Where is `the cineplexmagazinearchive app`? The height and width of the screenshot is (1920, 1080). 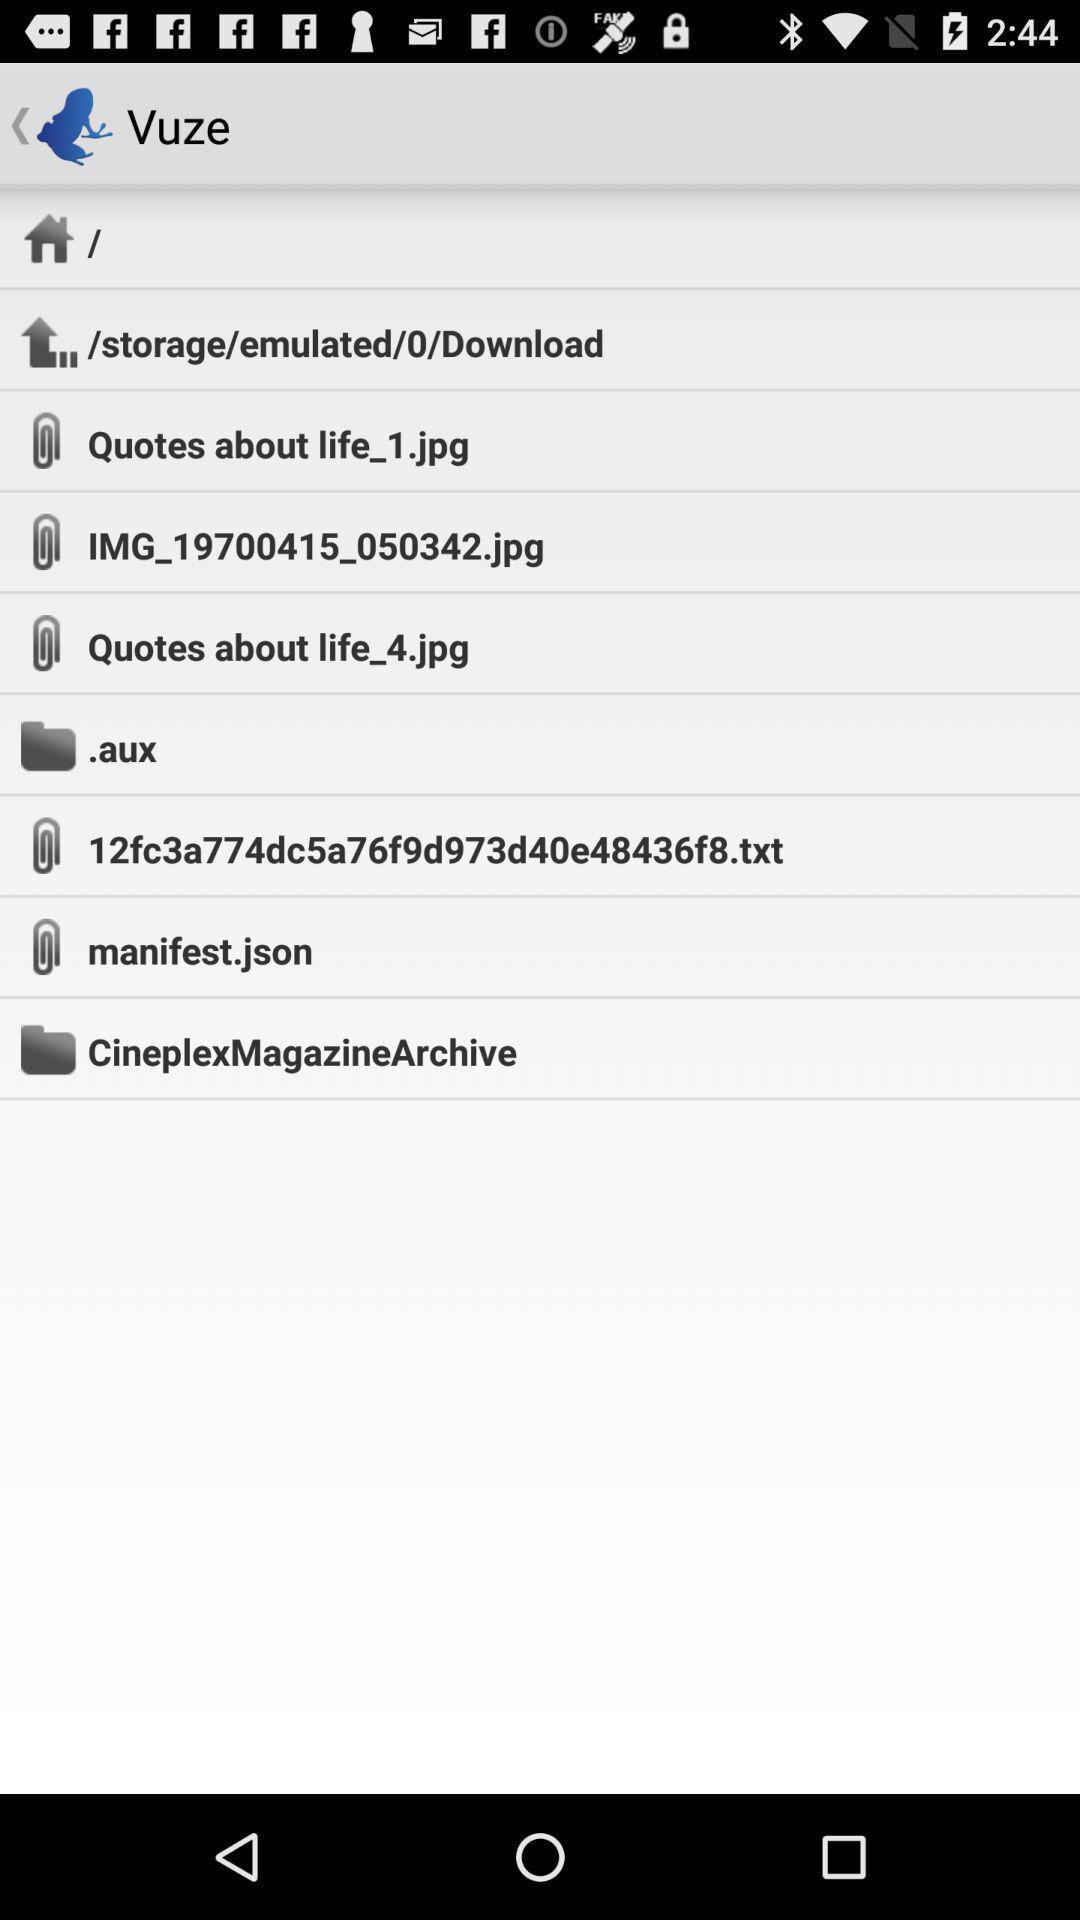 the cineplexmagazinearchive app is located at coordinates (302, 1050).